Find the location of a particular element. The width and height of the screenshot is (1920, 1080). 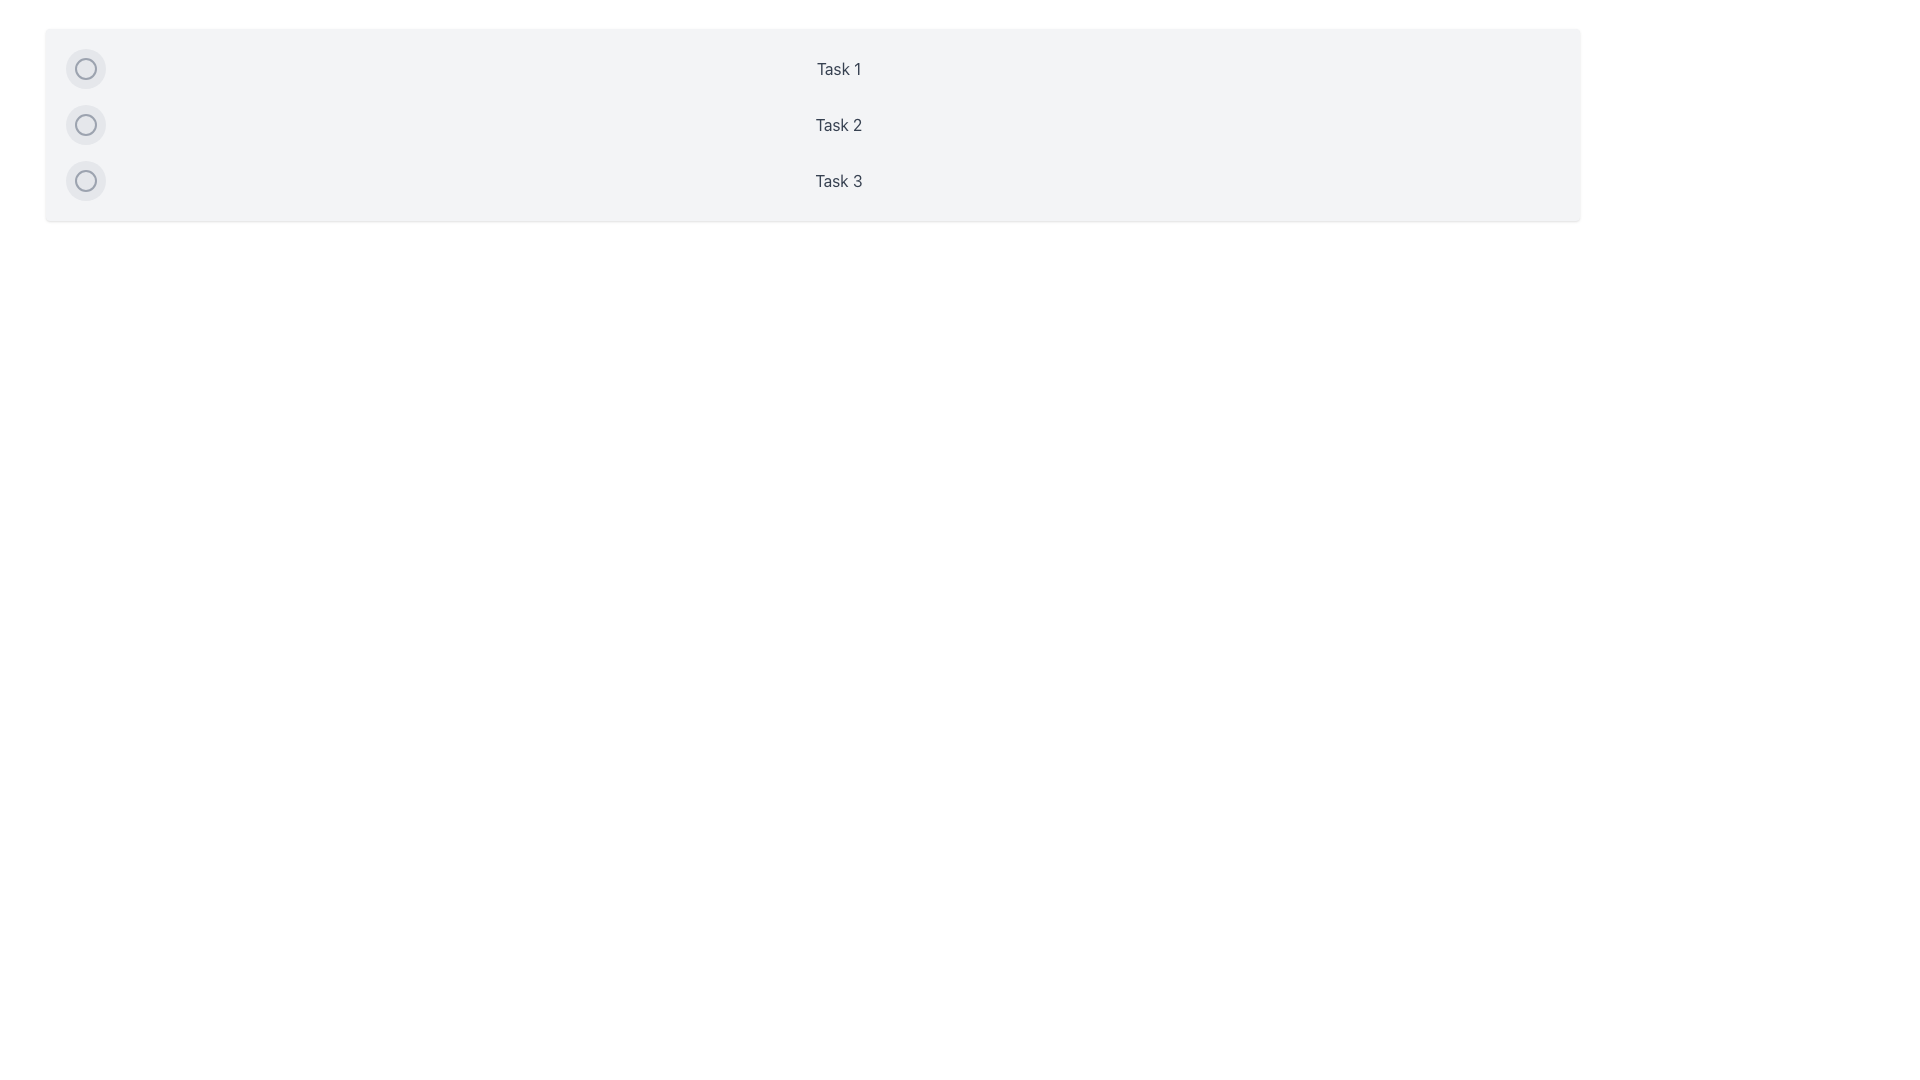

the status of the third circle graphic in the SVG icon, which is styled gray and positioned to the left of the label 'Task 3' is located at coordinates (85, 181).